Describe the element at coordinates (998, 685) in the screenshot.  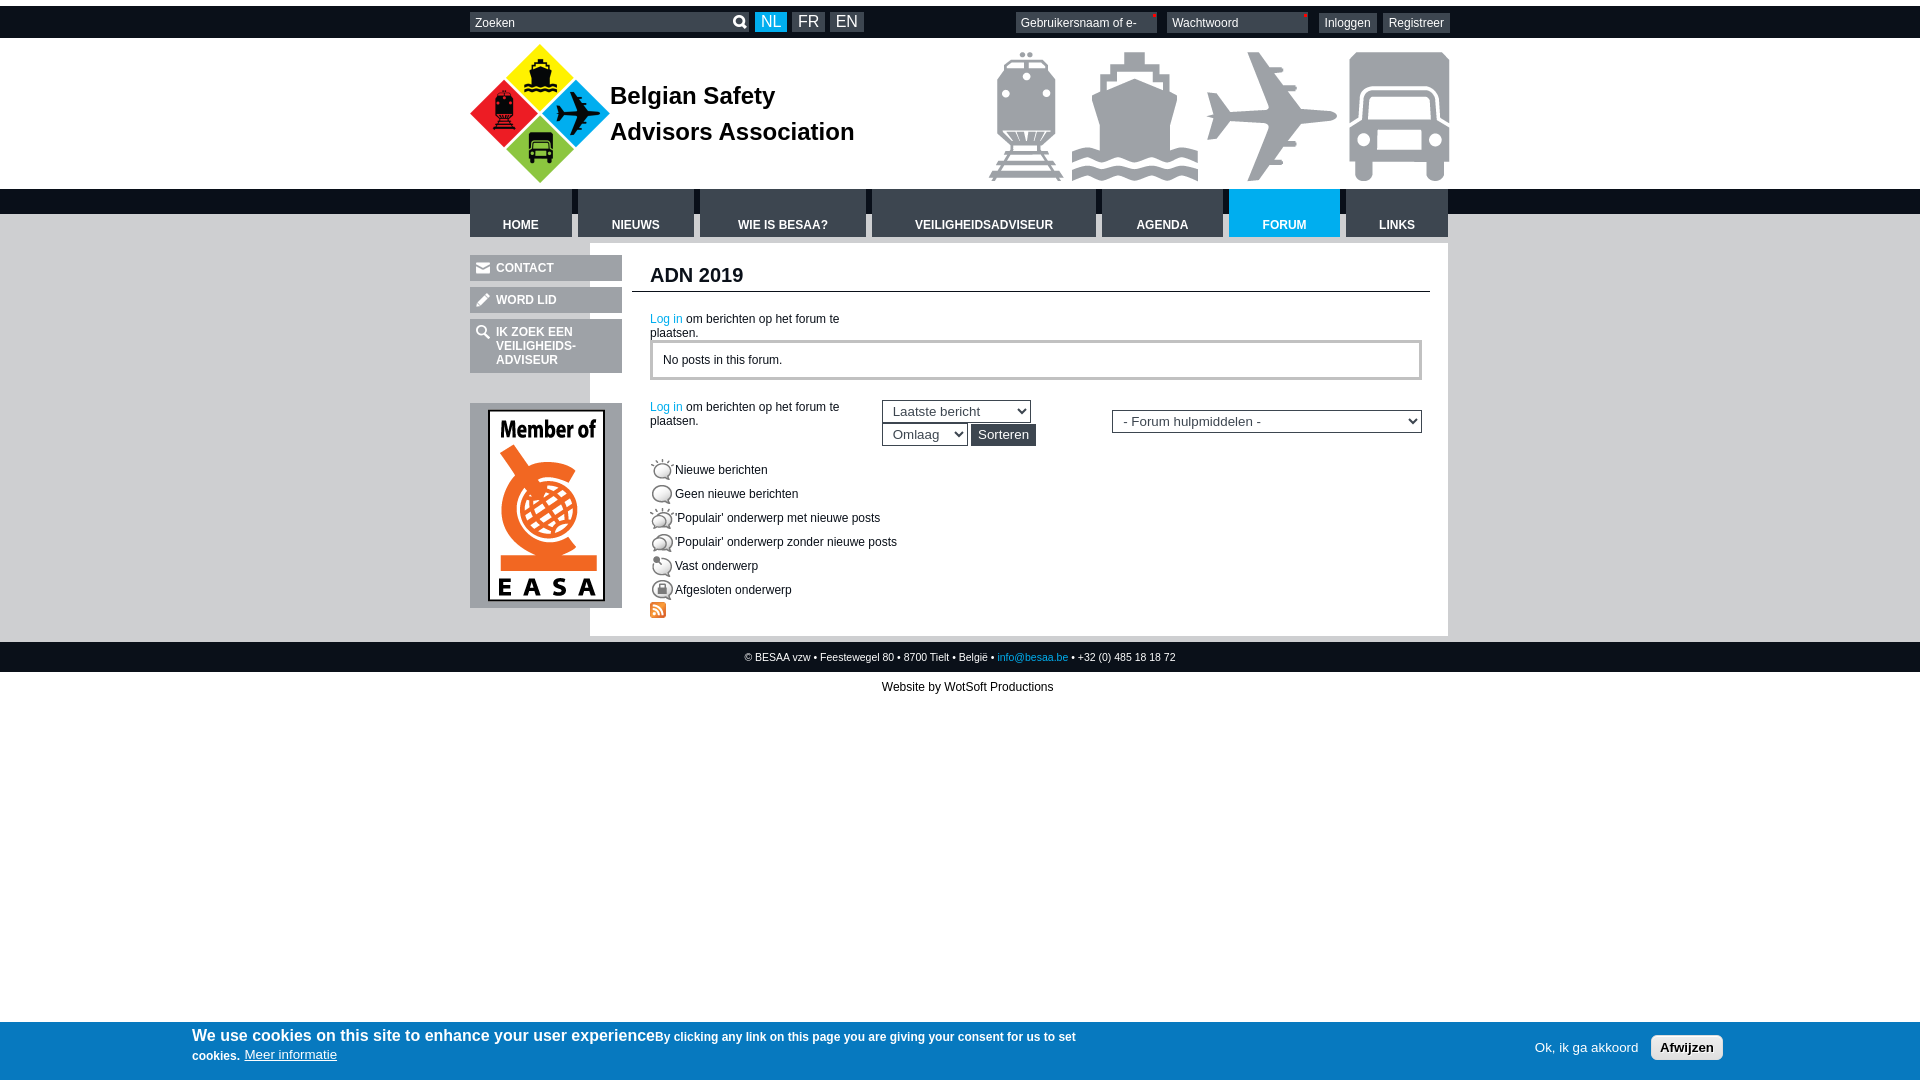
I see `'WotSoft Productions'` at that location.